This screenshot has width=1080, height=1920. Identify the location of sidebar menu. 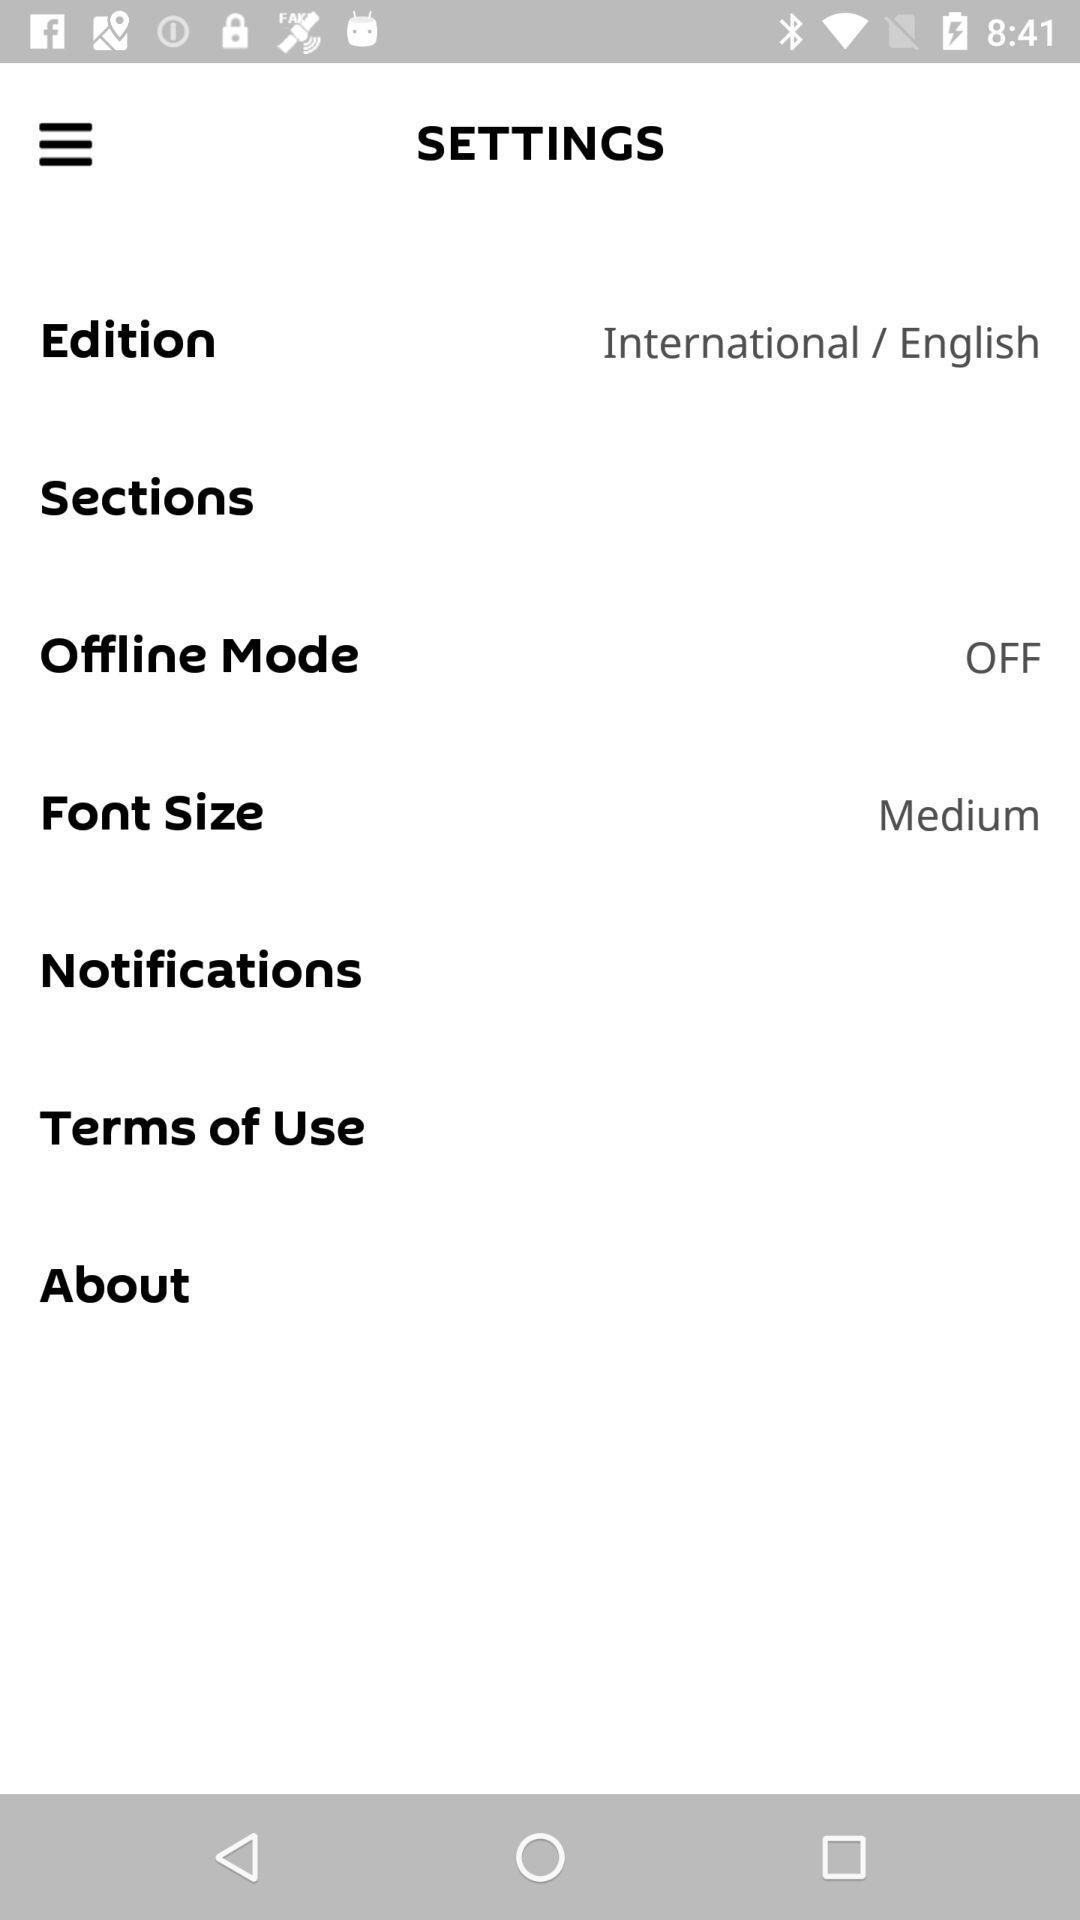
(64, 143).